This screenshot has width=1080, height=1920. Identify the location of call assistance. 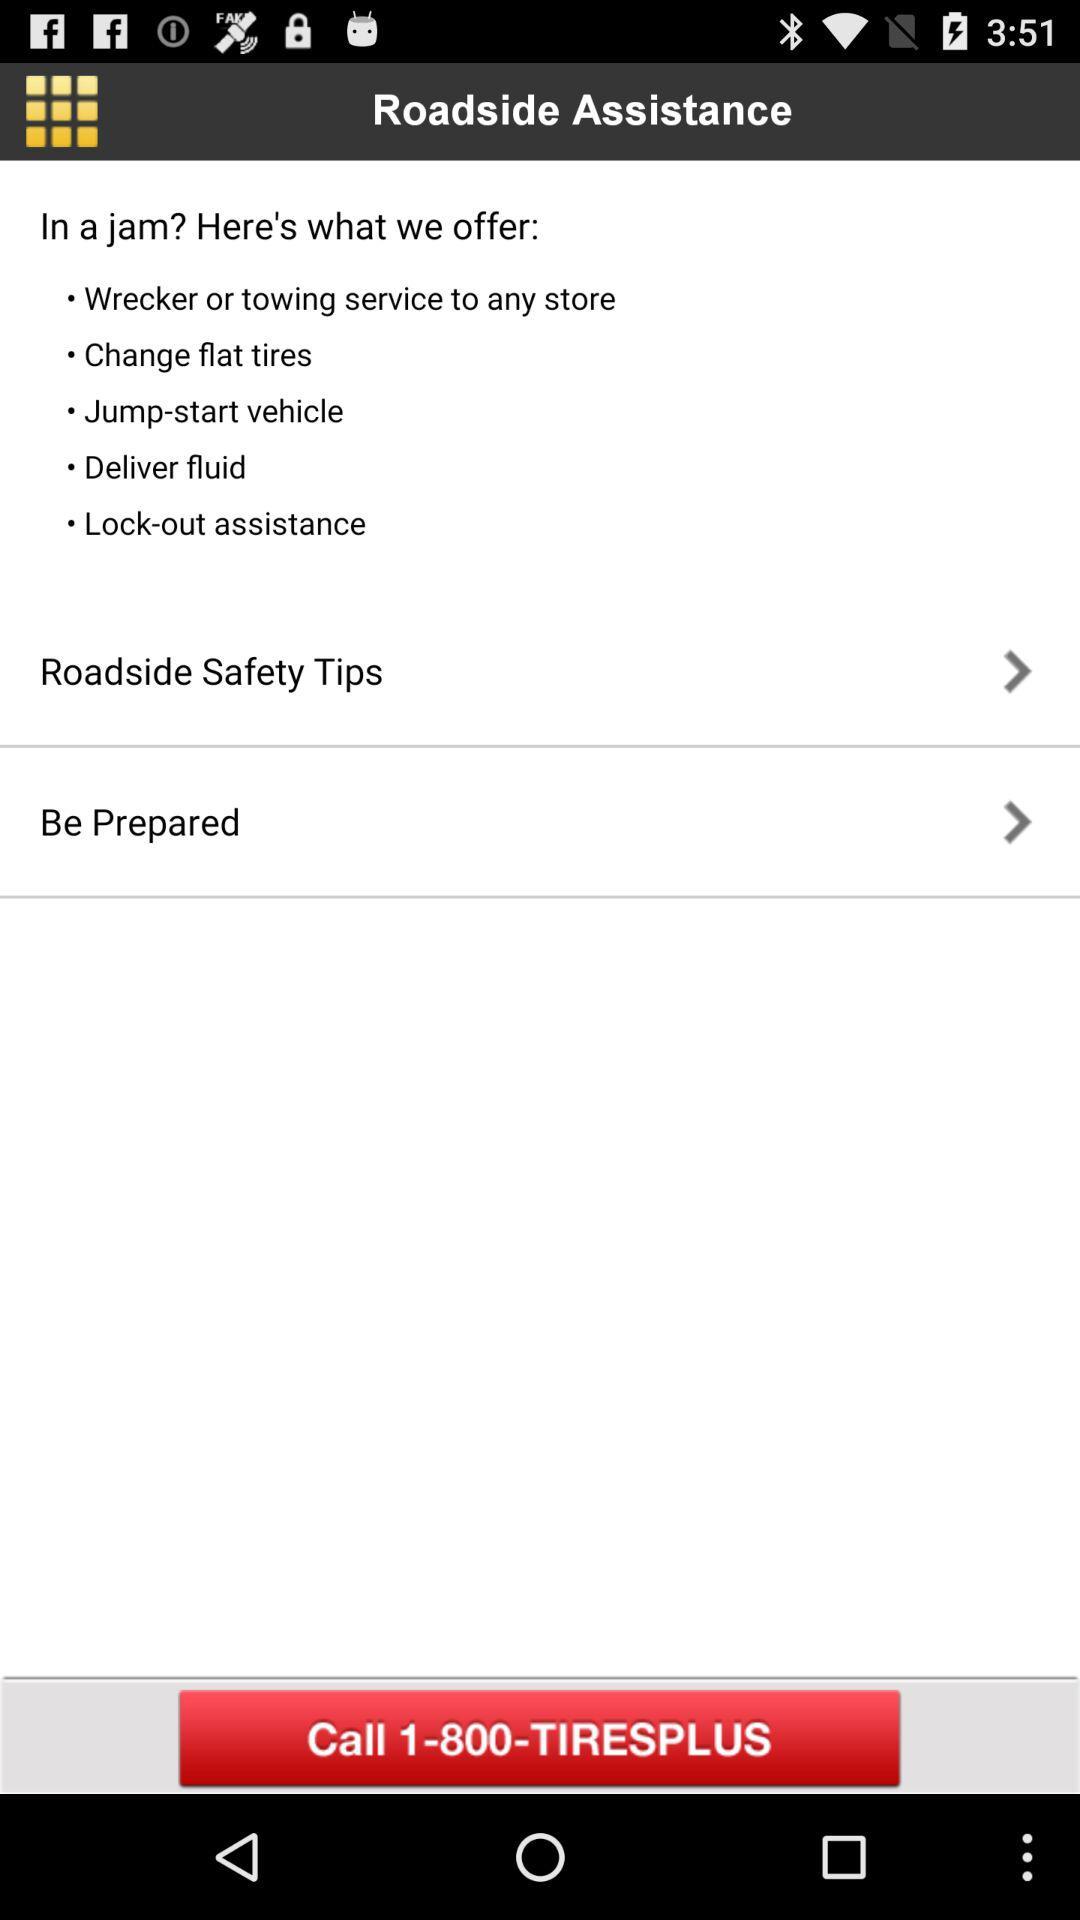
(540, 1738).